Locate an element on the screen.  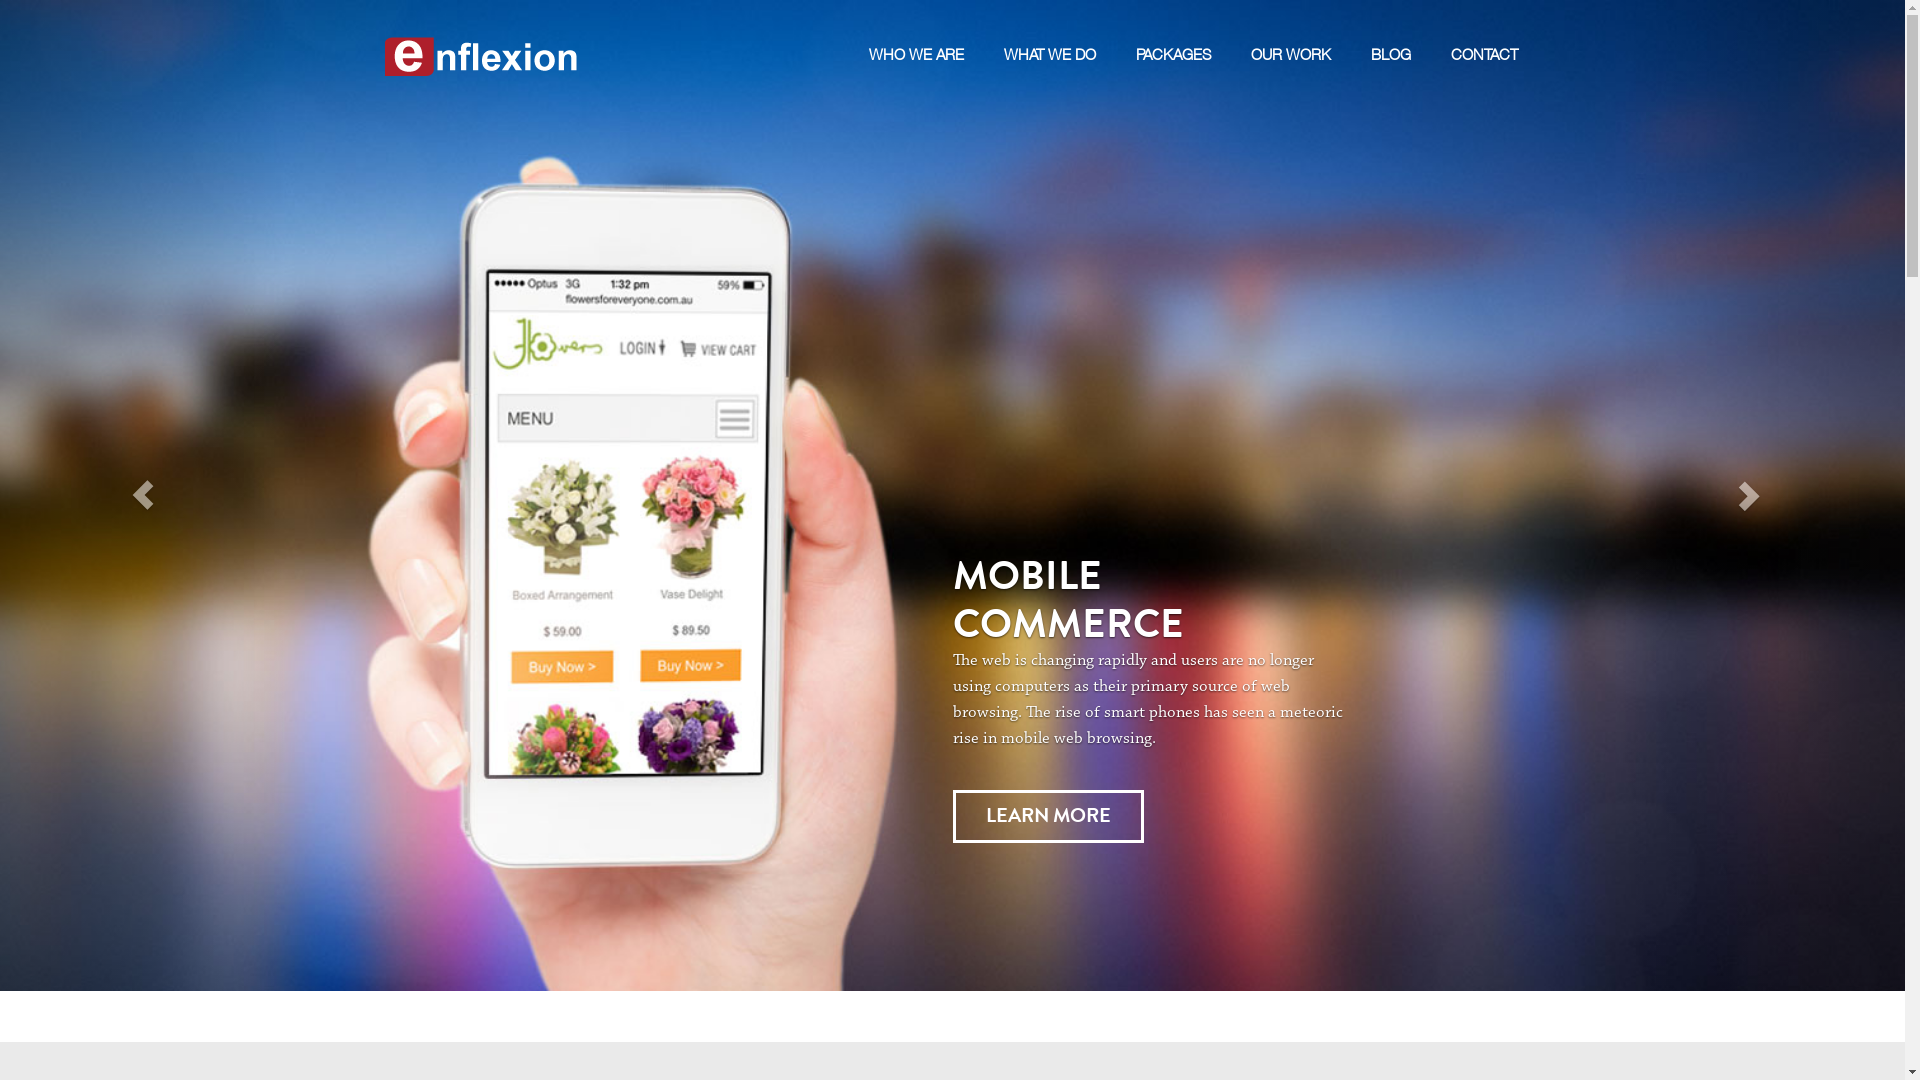
'WHO WE ARE' is located at coordinates (914, 32).